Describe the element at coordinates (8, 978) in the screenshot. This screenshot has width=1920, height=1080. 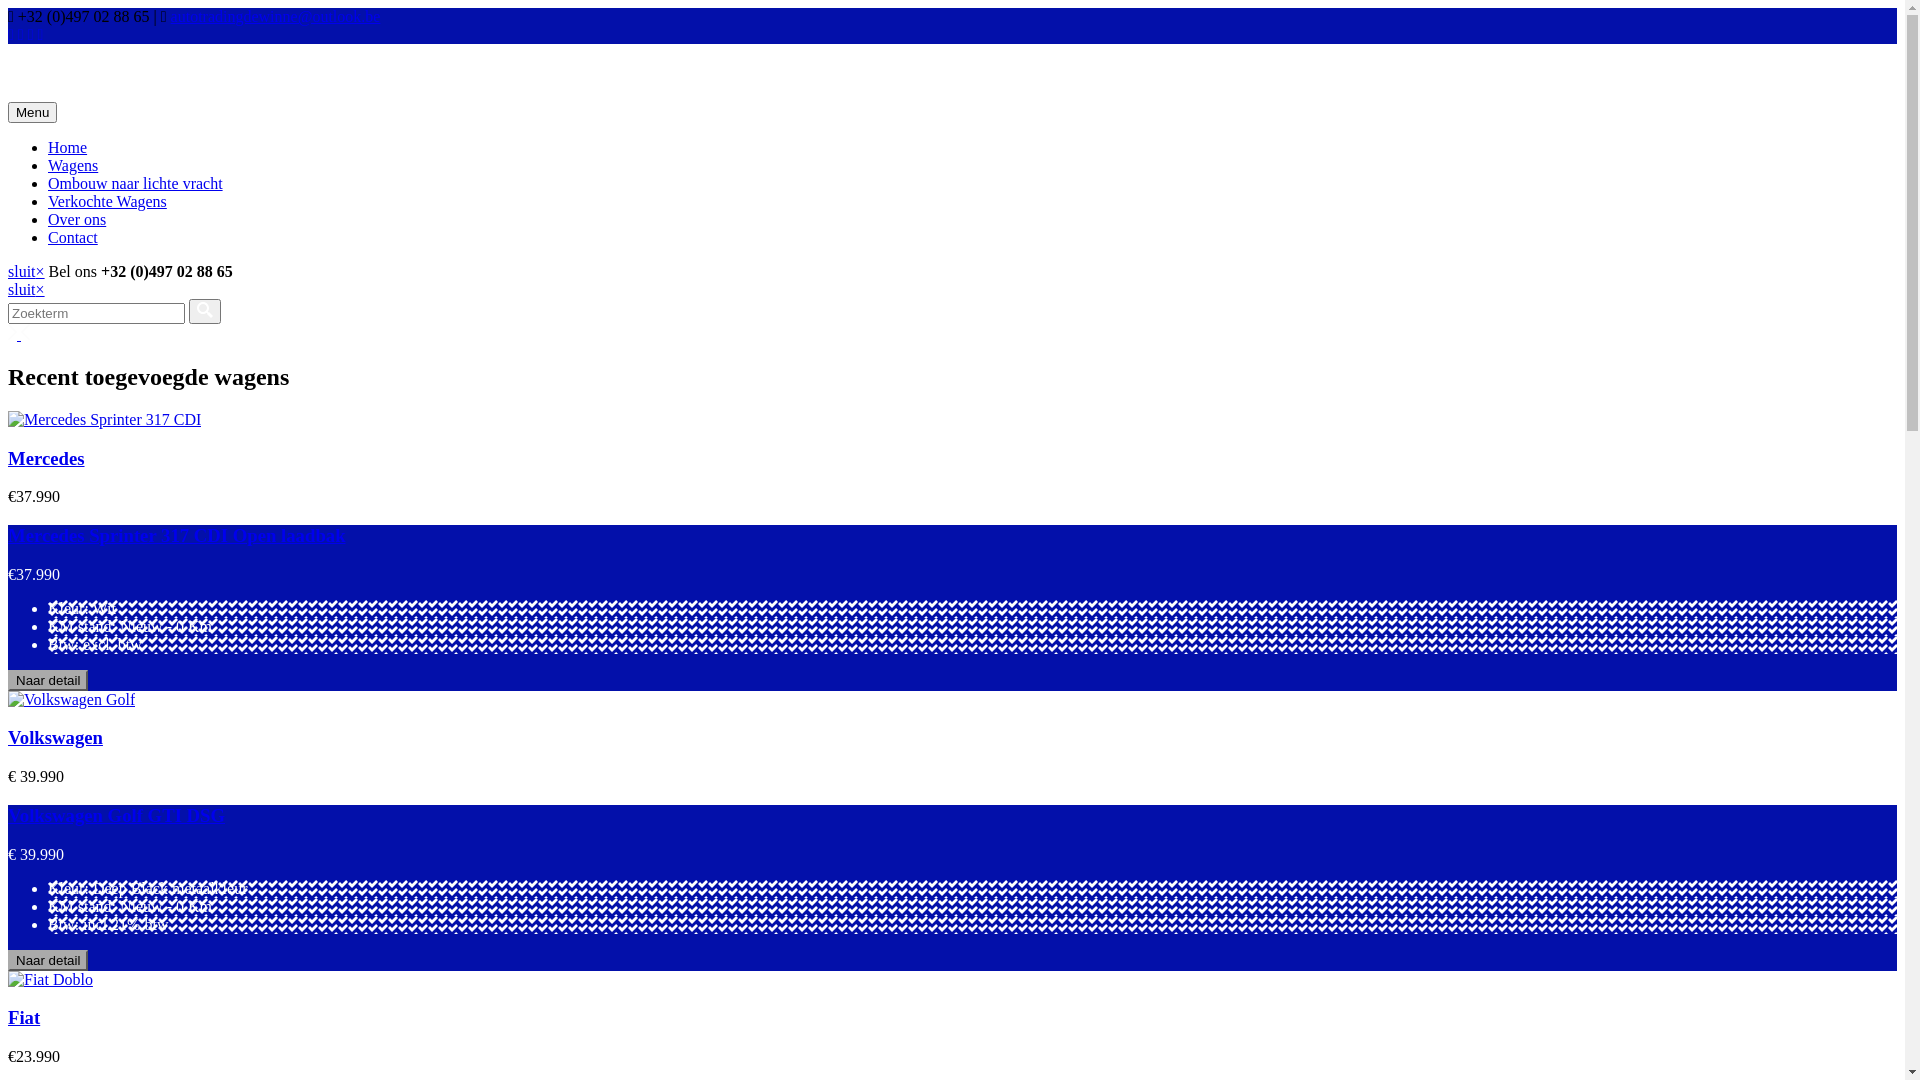
I see `' Fiat  Doblo '` at that location.